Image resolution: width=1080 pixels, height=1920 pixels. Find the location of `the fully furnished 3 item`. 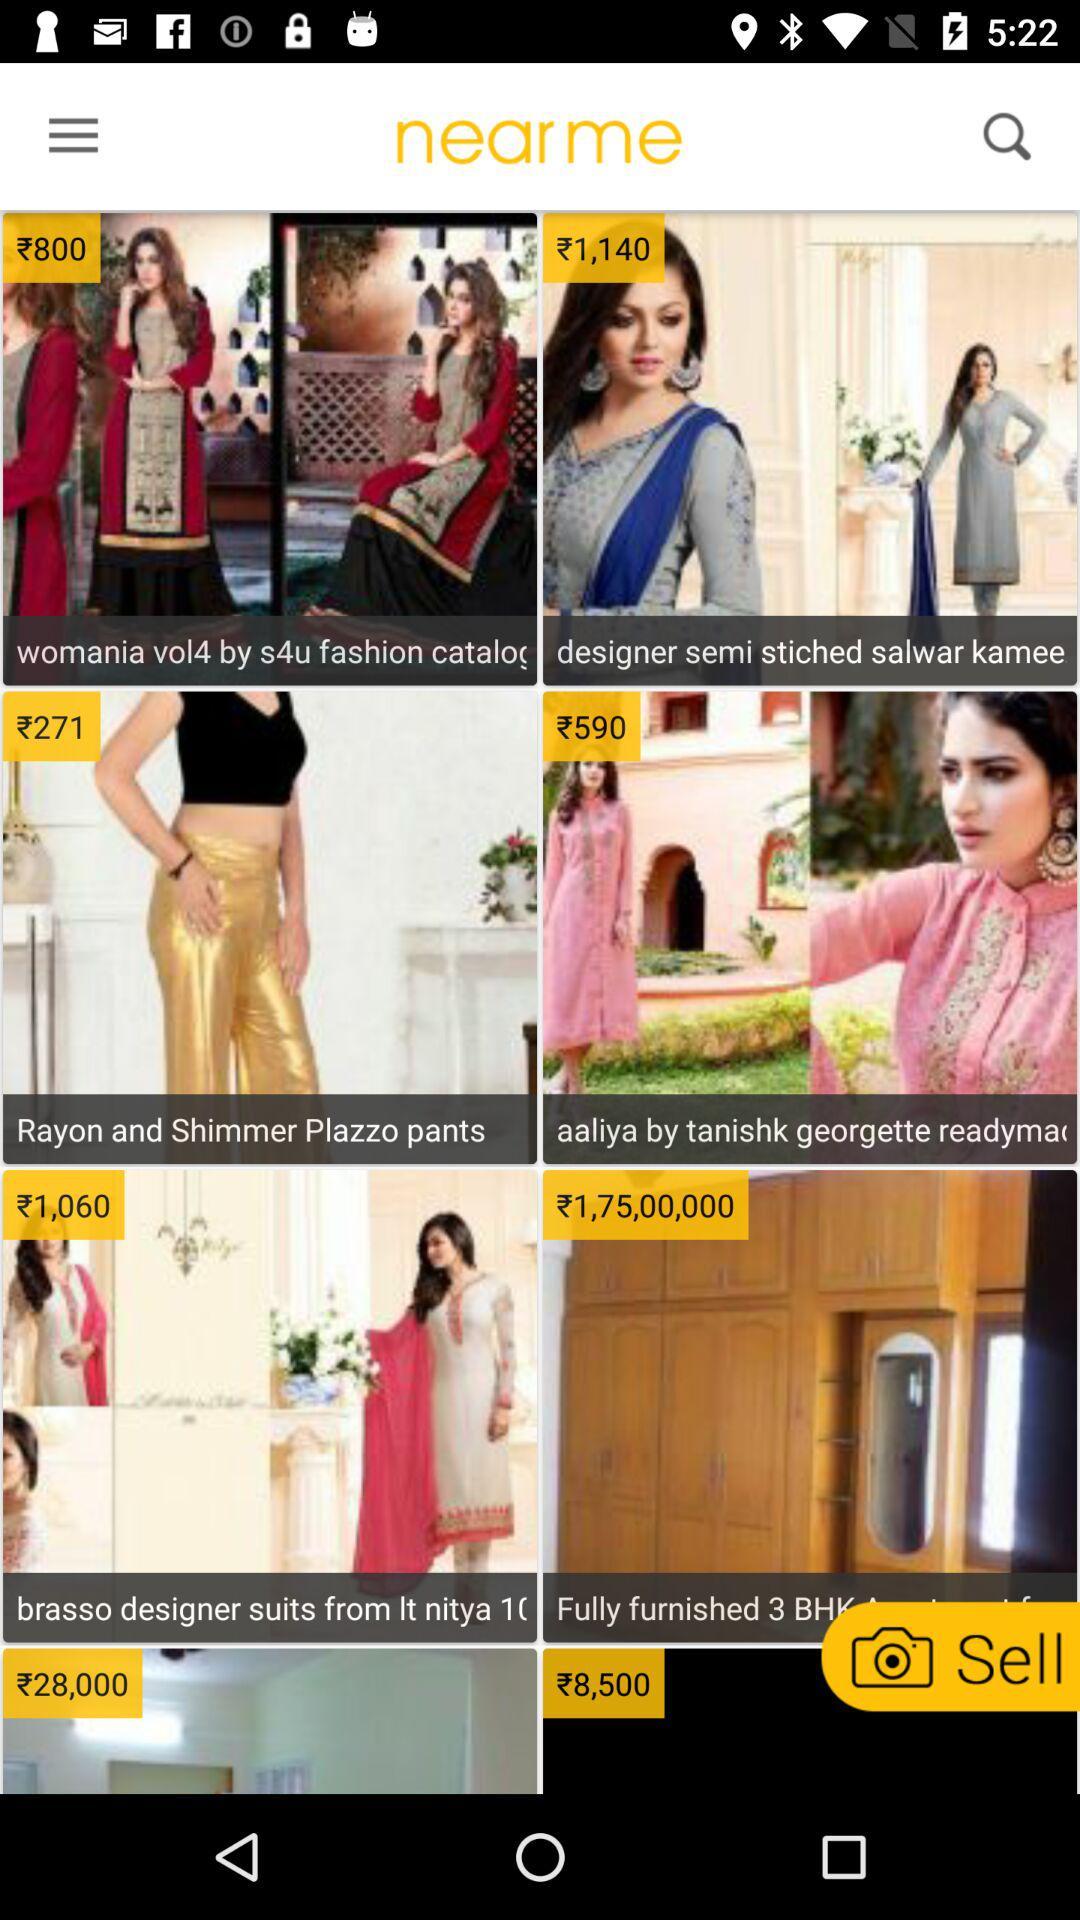

the fully furnished 3 item is located at coordinates (810, 1607).